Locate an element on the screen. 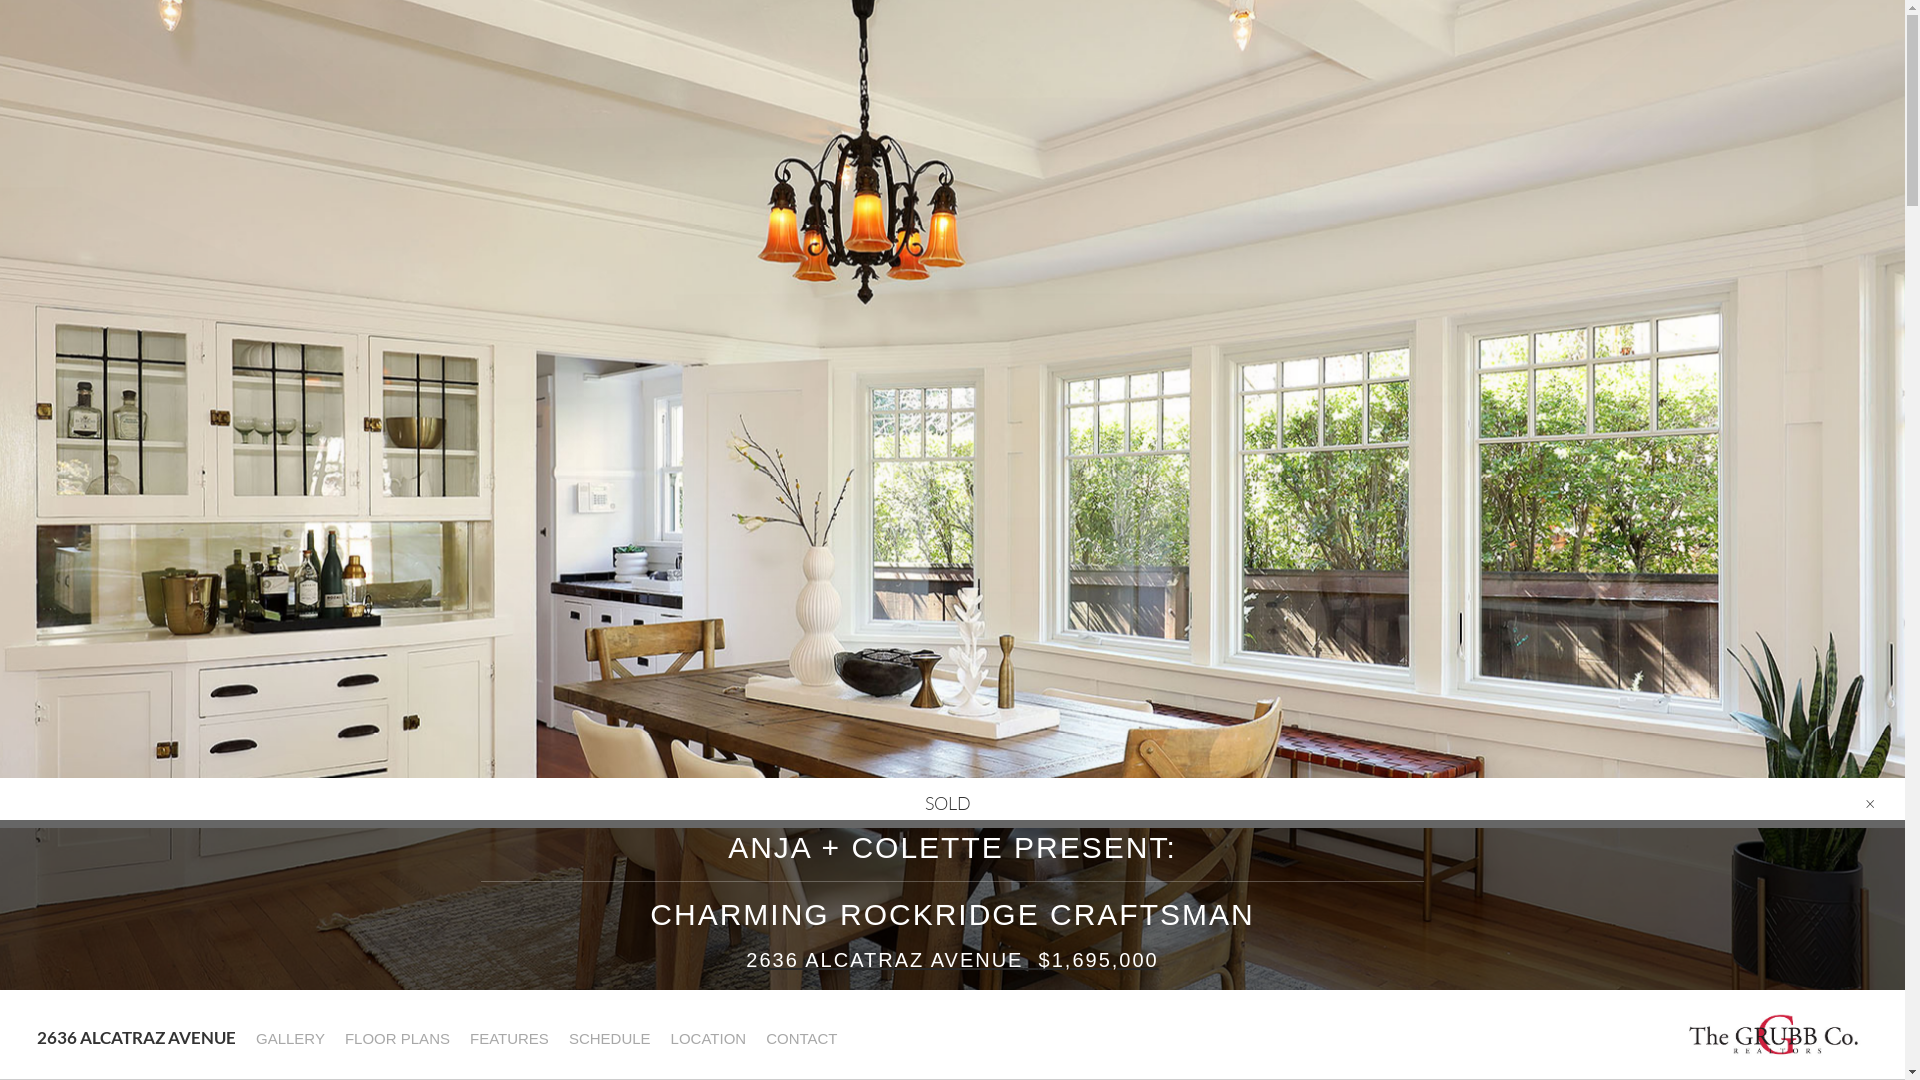 The image size is (1920, 1080). 'CONTACT' is located at coordinates (800, 1037).